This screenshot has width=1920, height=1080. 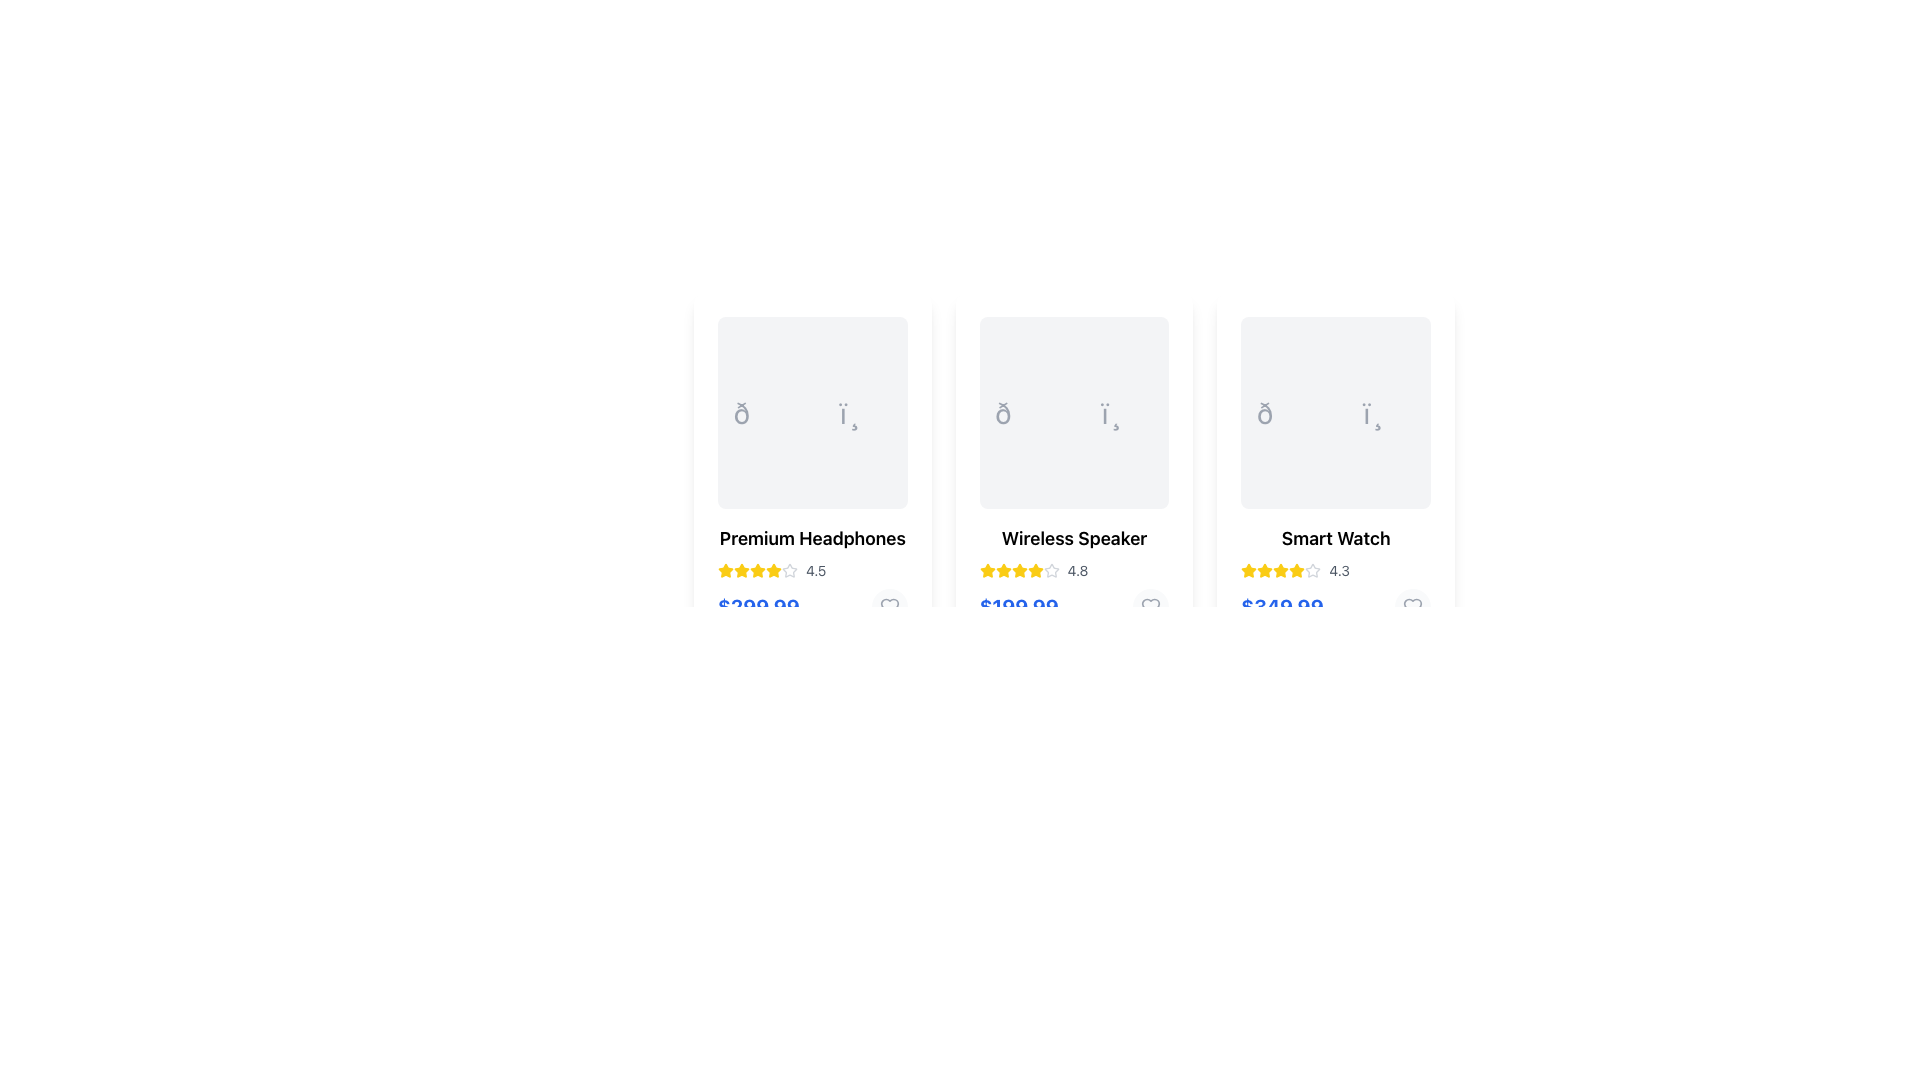 I want to click on the star icon representing a single rating unit in the 5-star rating system, located in the first product card above the 4.5-star rating text, so click(x=757, y=570).